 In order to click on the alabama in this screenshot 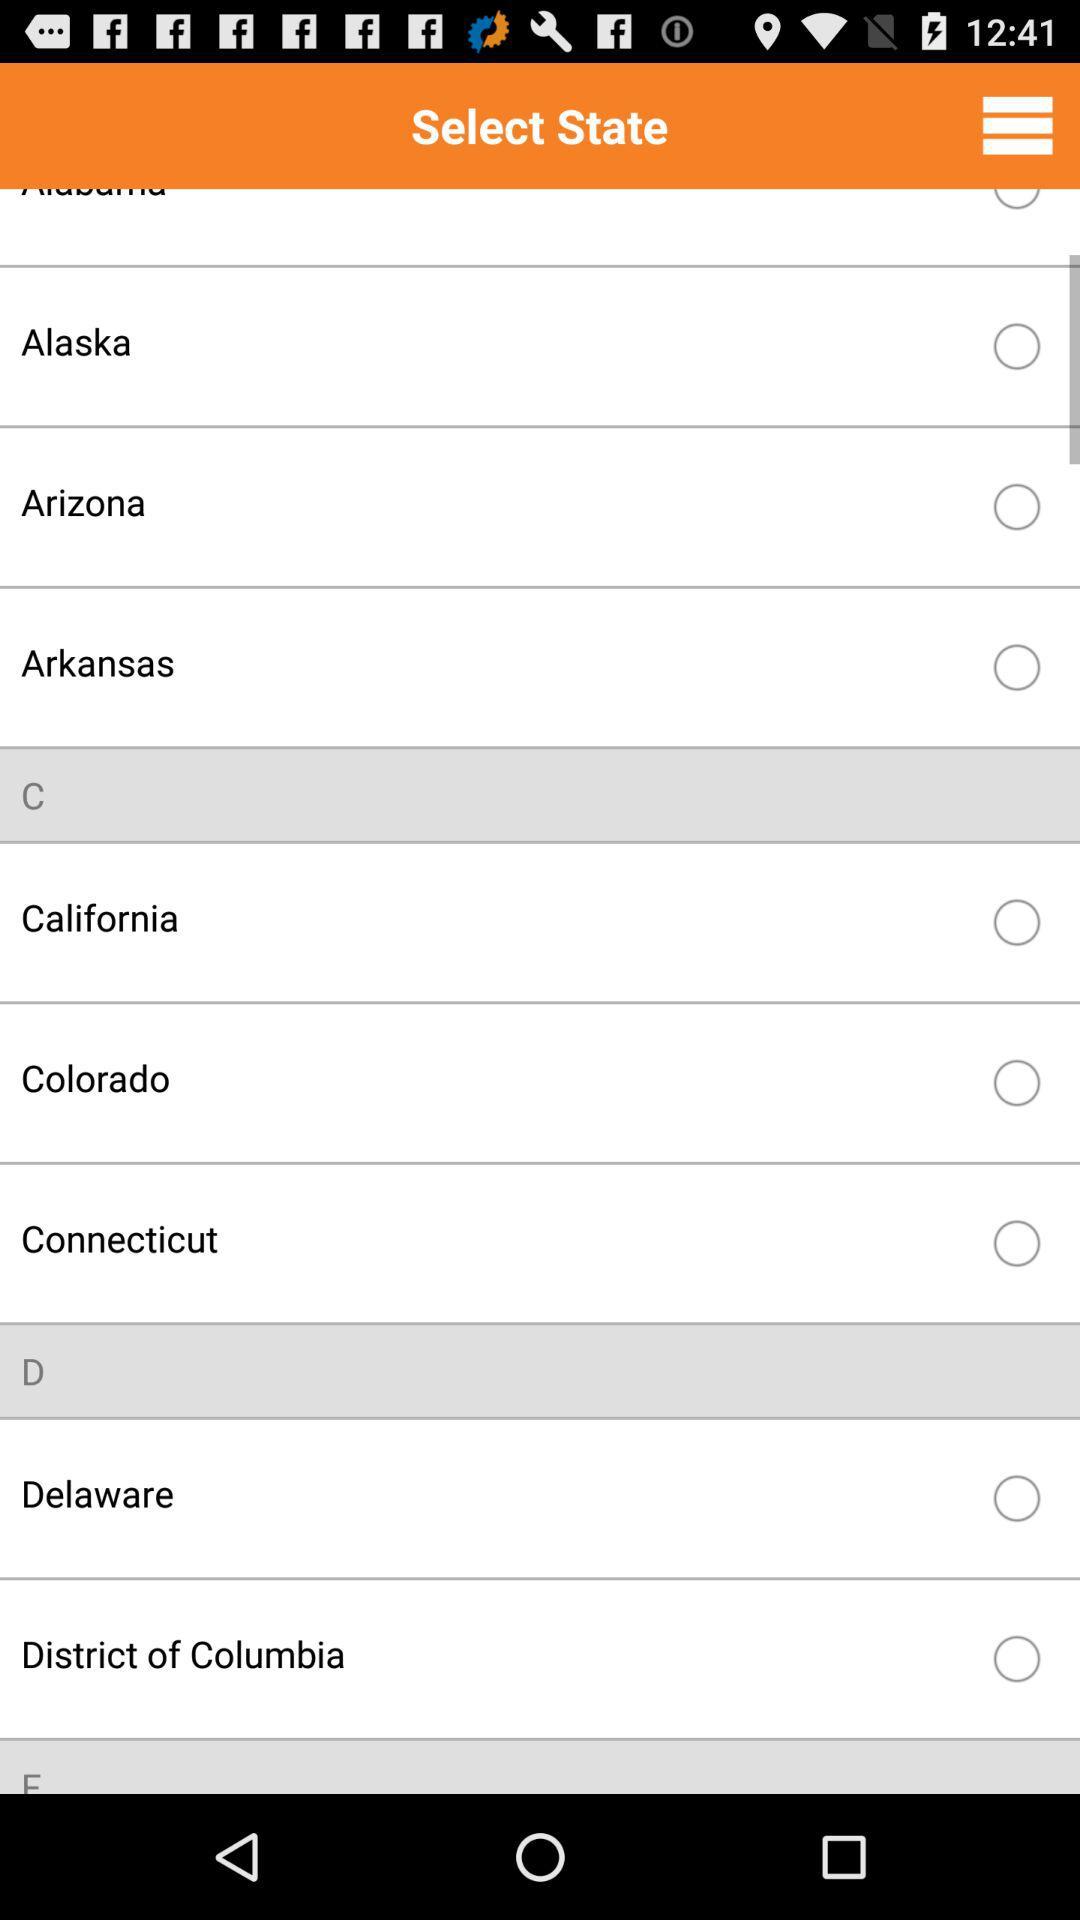, I will do `click(496, 211)`.